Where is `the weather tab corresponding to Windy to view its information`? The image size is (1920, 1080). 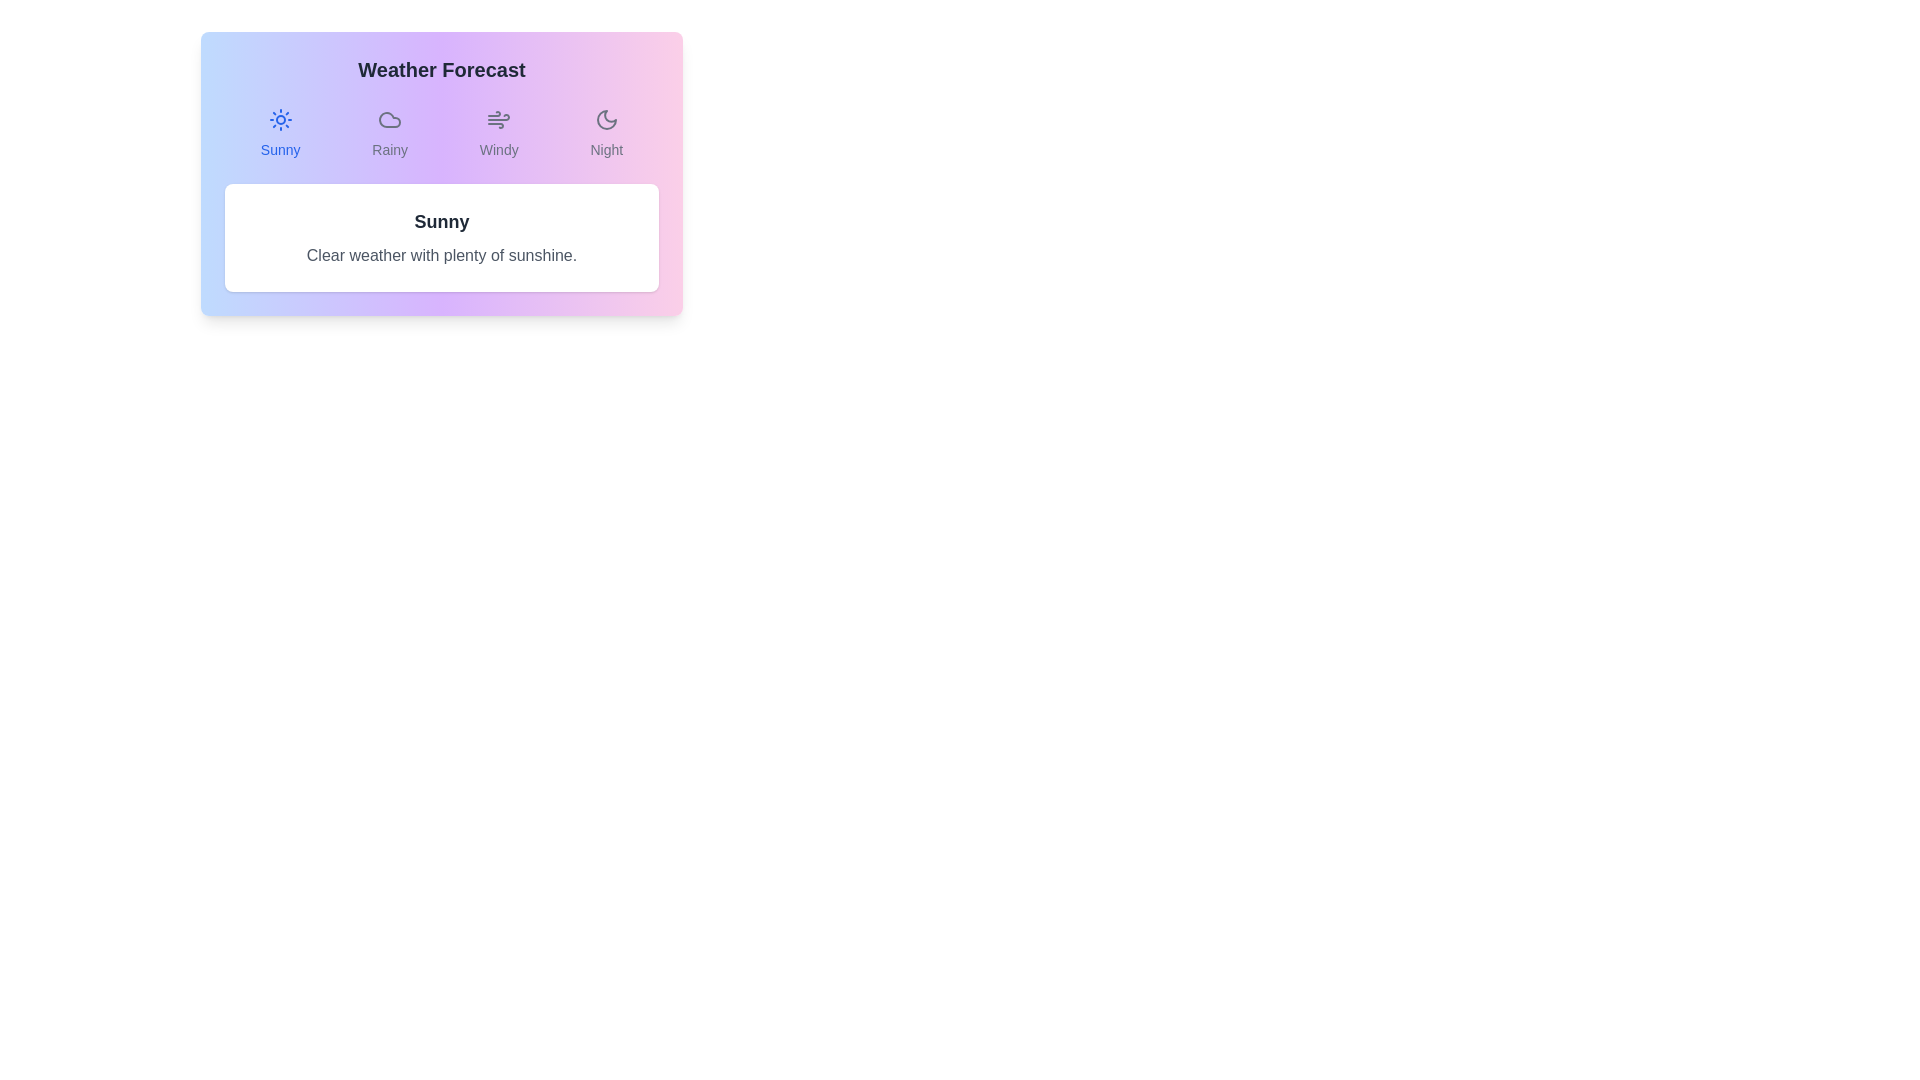 the weather tab corresponding to Windy to view its information is located at coordinates (499, 134).